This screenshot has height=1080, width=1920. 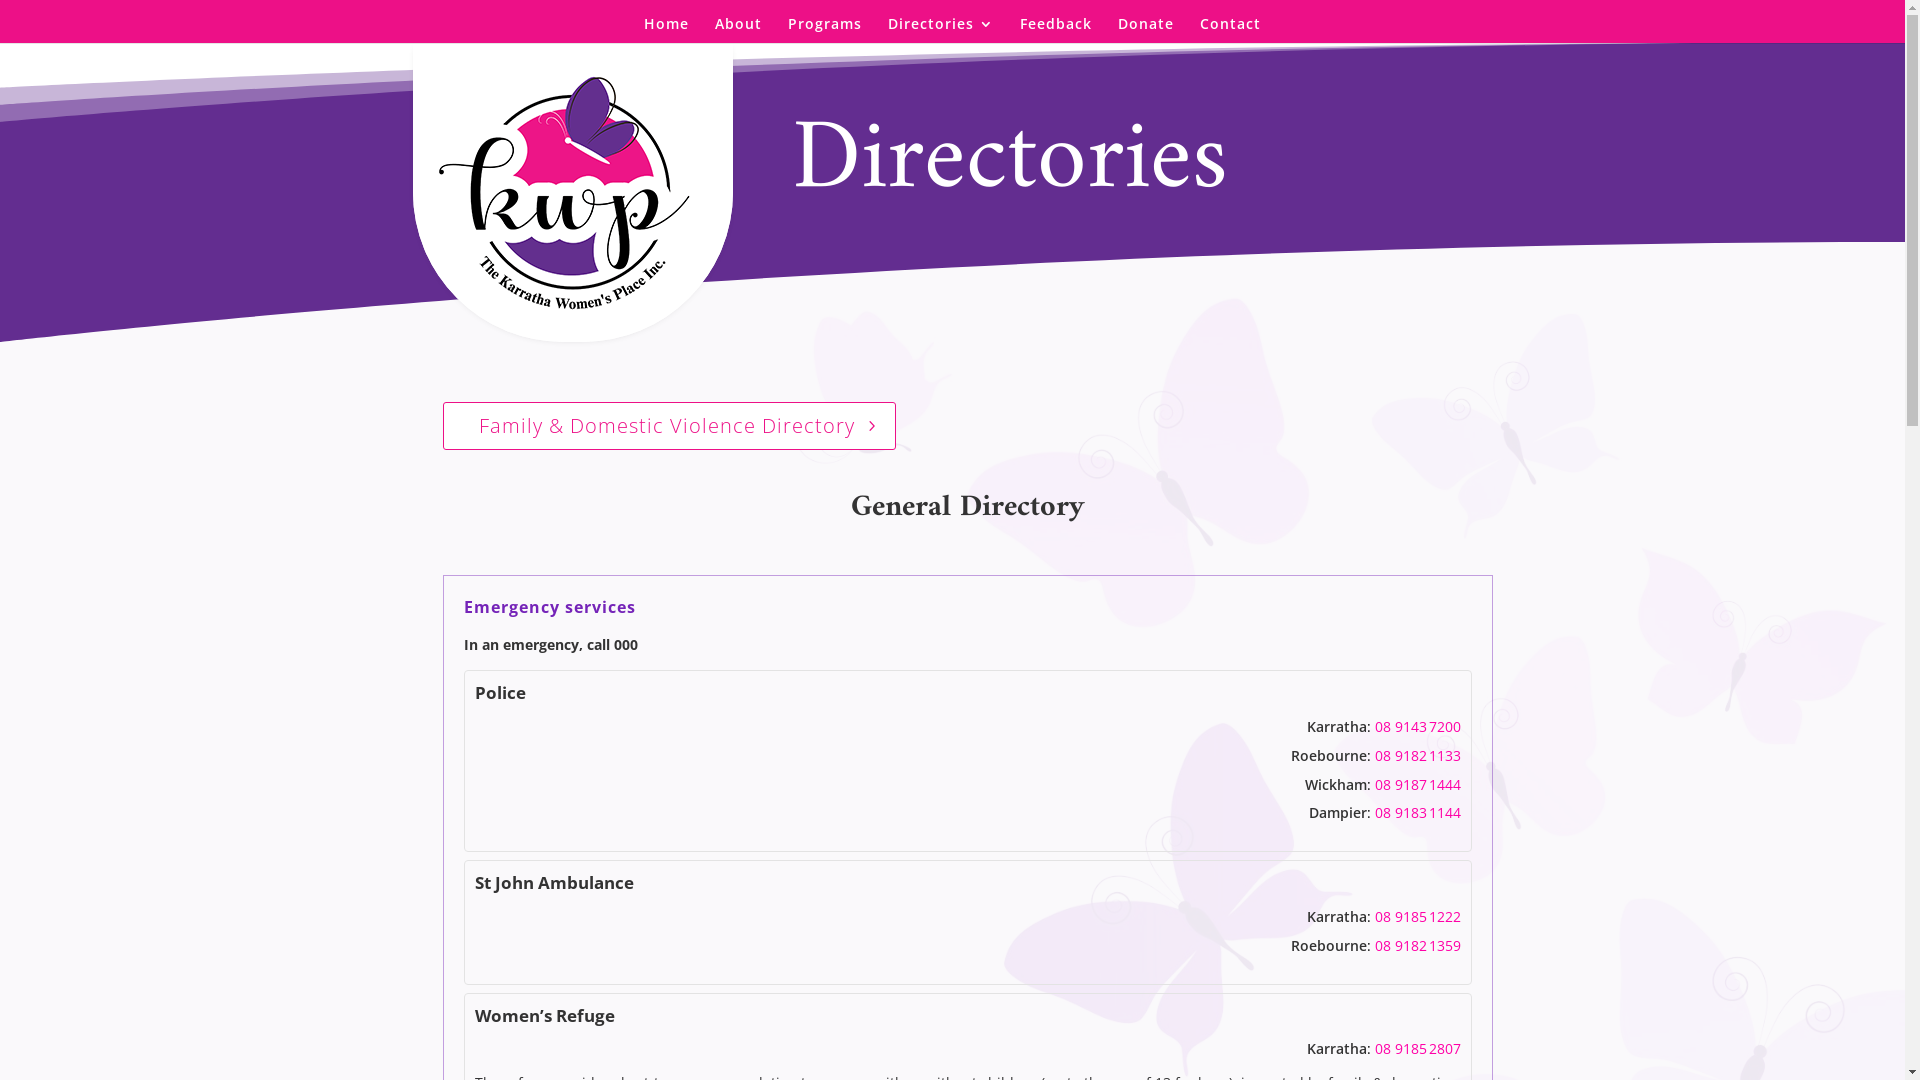 I want to click on 'Family & Domestic Violence Directory', so click(x=668, y=424).